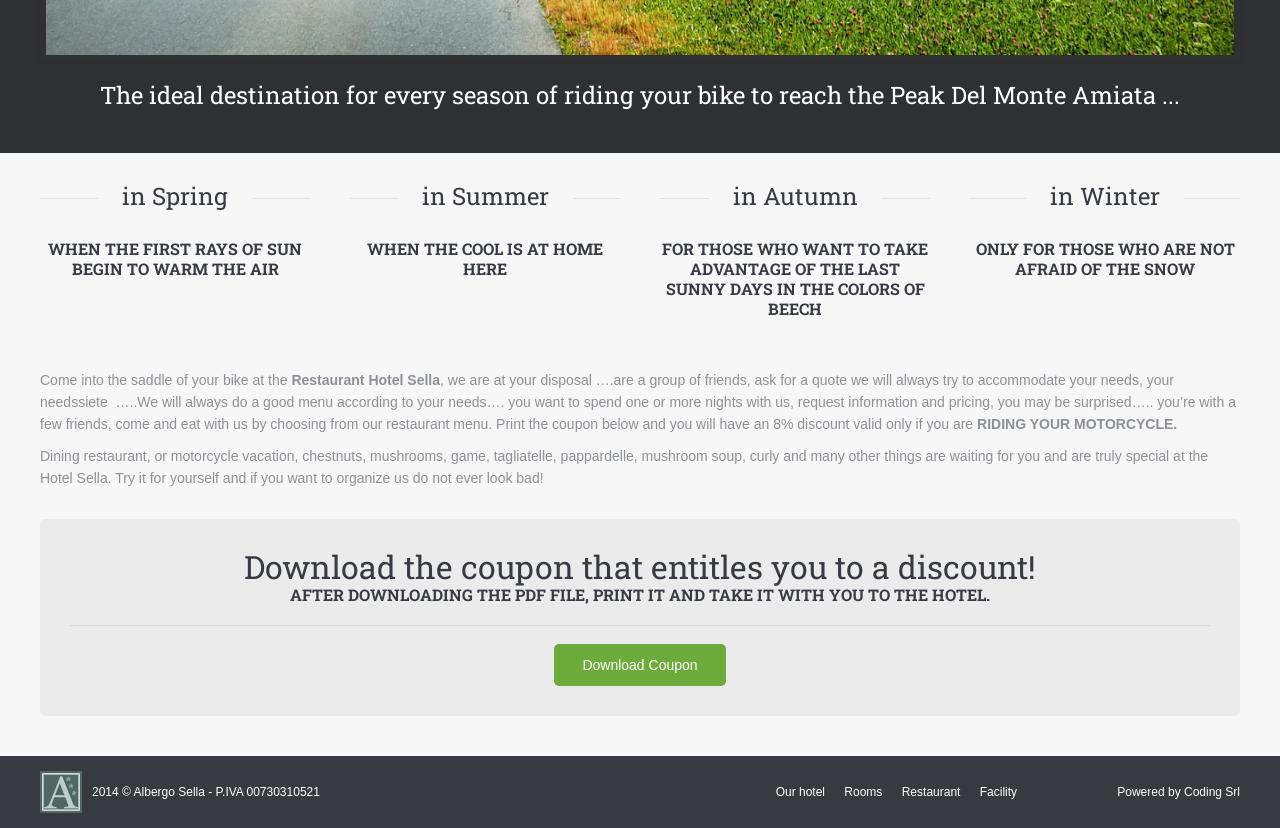 The height and width of the screenshot is (828, 1280). I want to click on 'saddle', so click(150, 378).